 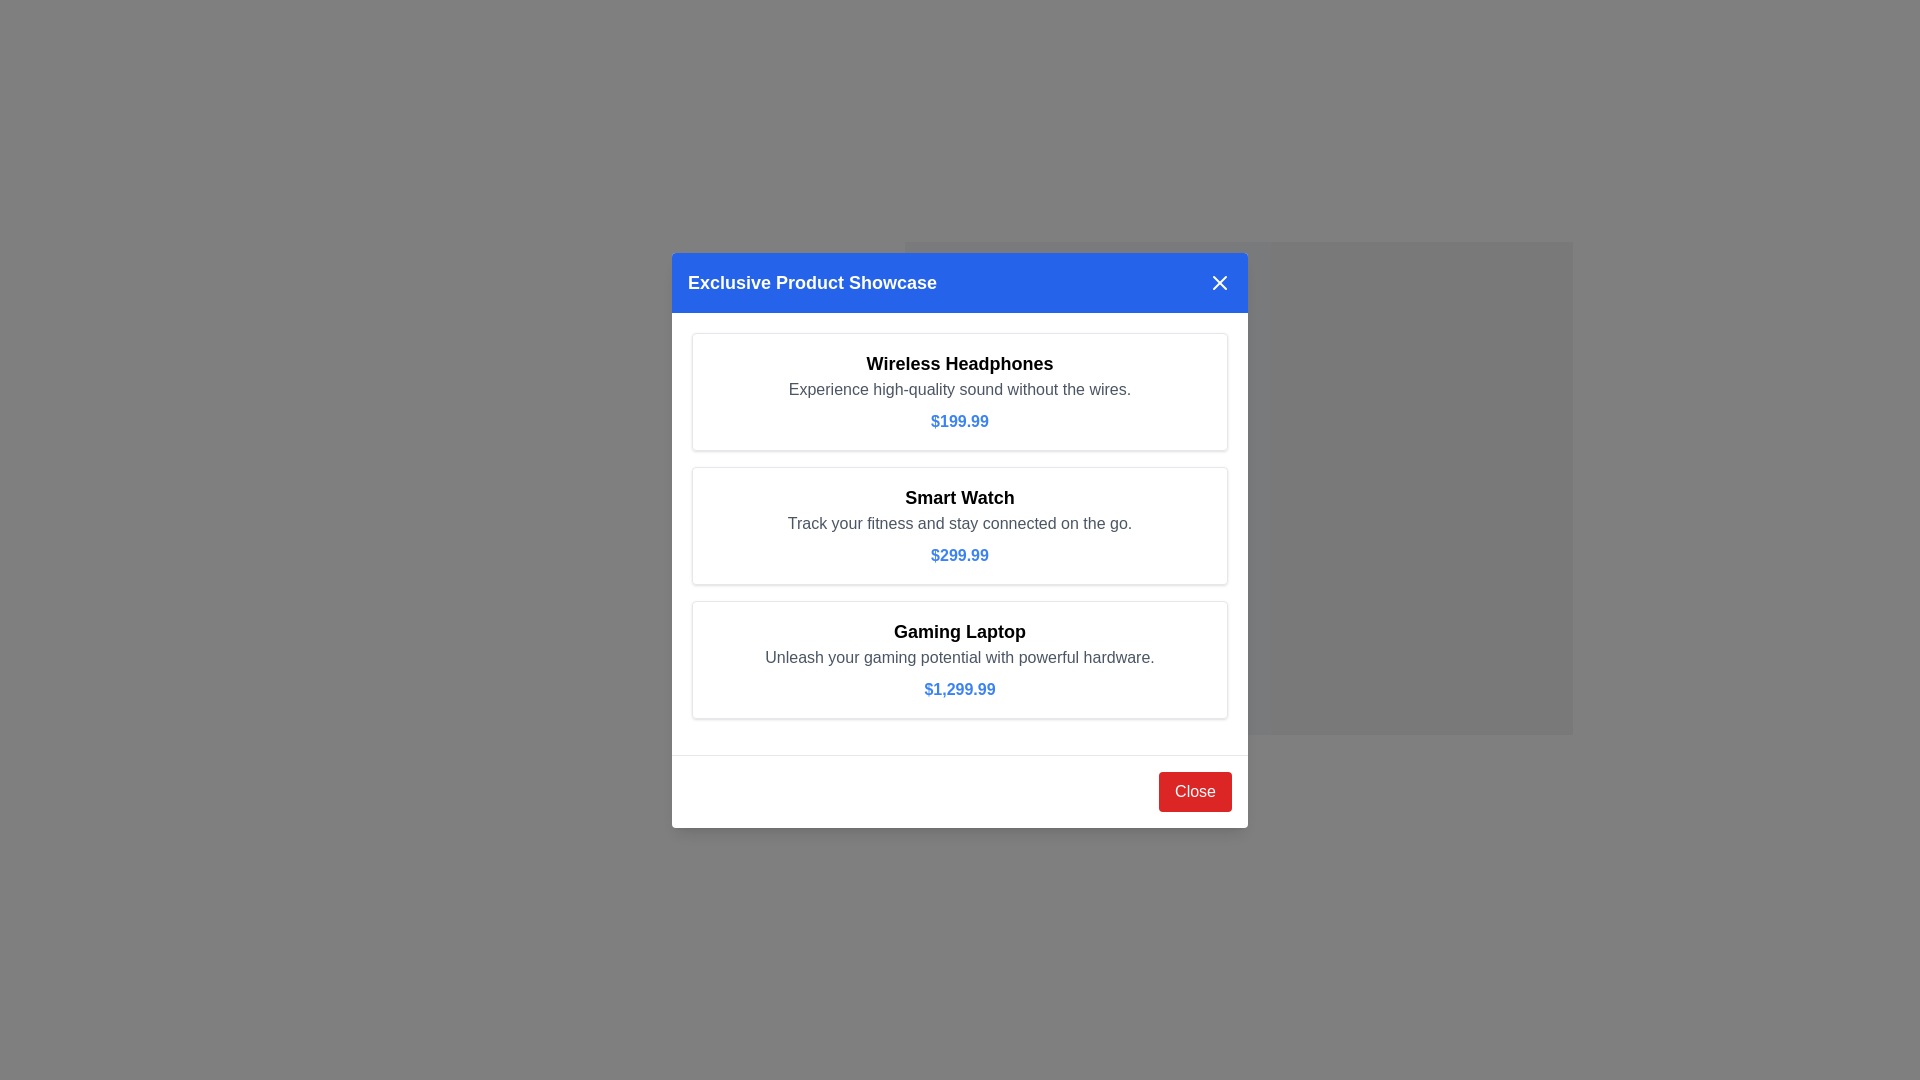 I want to click on the close button located at the far right of the header section labeled 'Exclusive Product Showcase', so click(x=1218, y=281).